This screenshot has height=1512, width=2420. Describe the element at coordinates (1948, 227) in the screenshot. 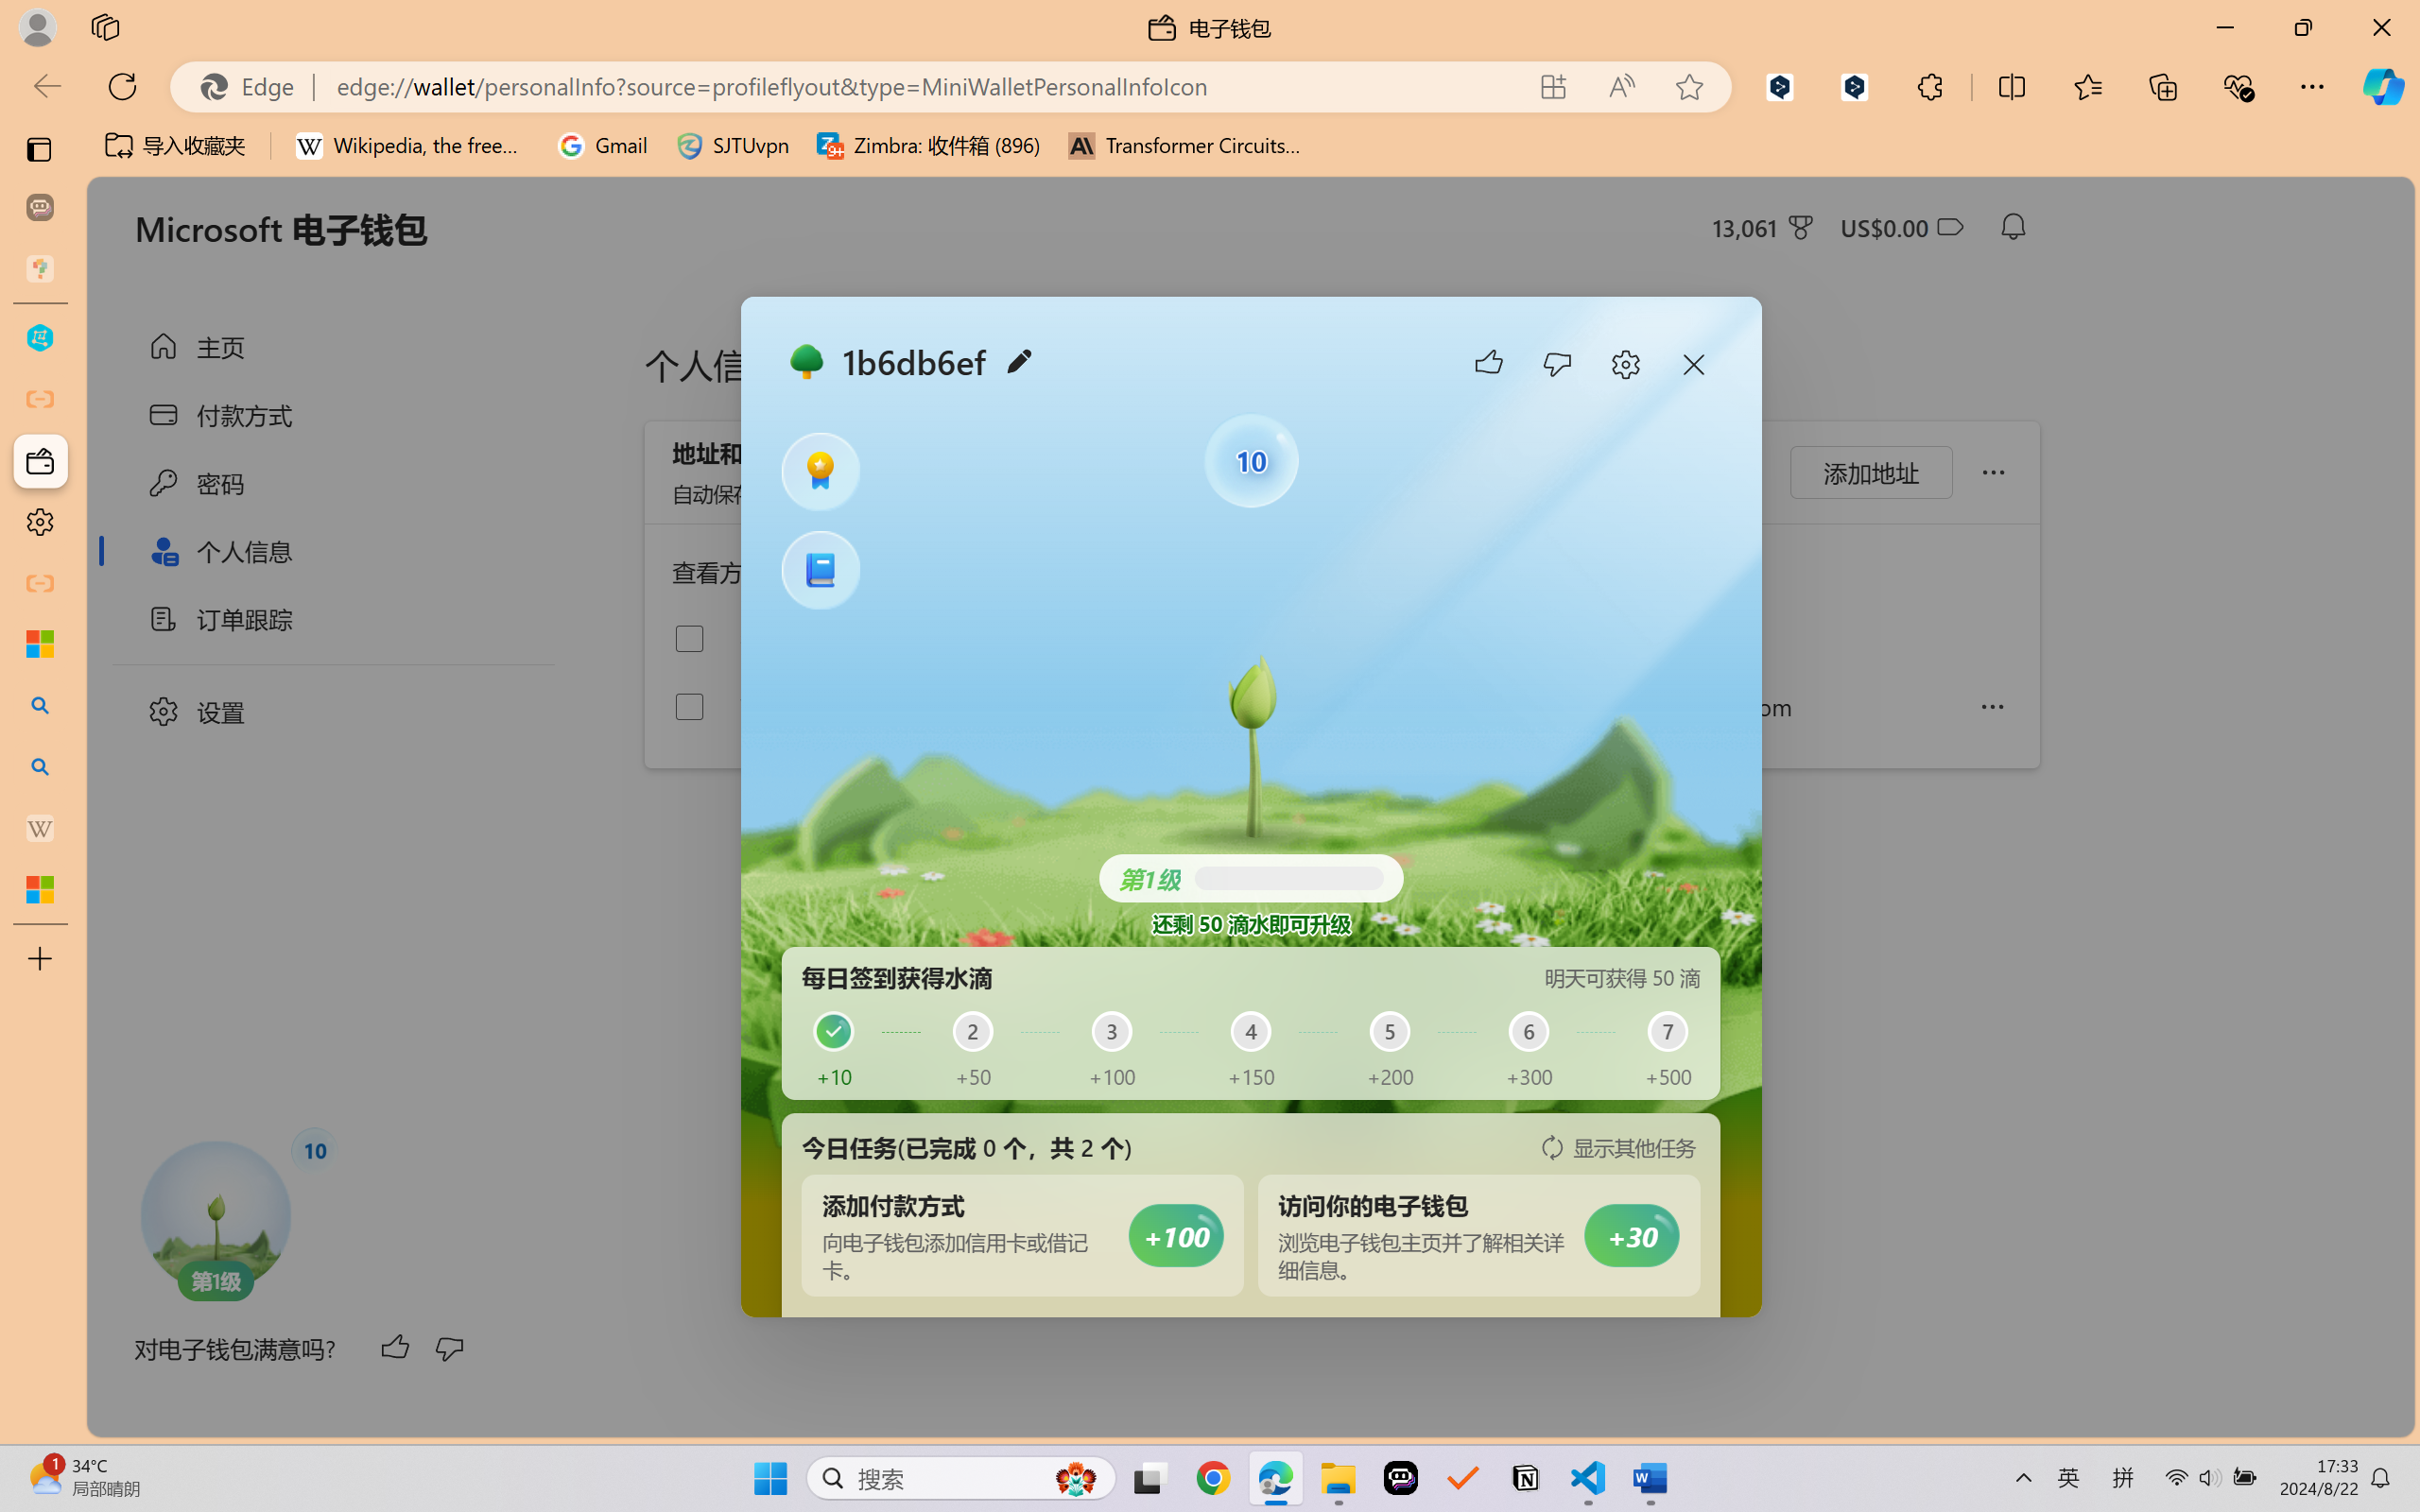

I see `'Class: ___1lmltc5 f1agt3bx f12qytpq'` at that location.